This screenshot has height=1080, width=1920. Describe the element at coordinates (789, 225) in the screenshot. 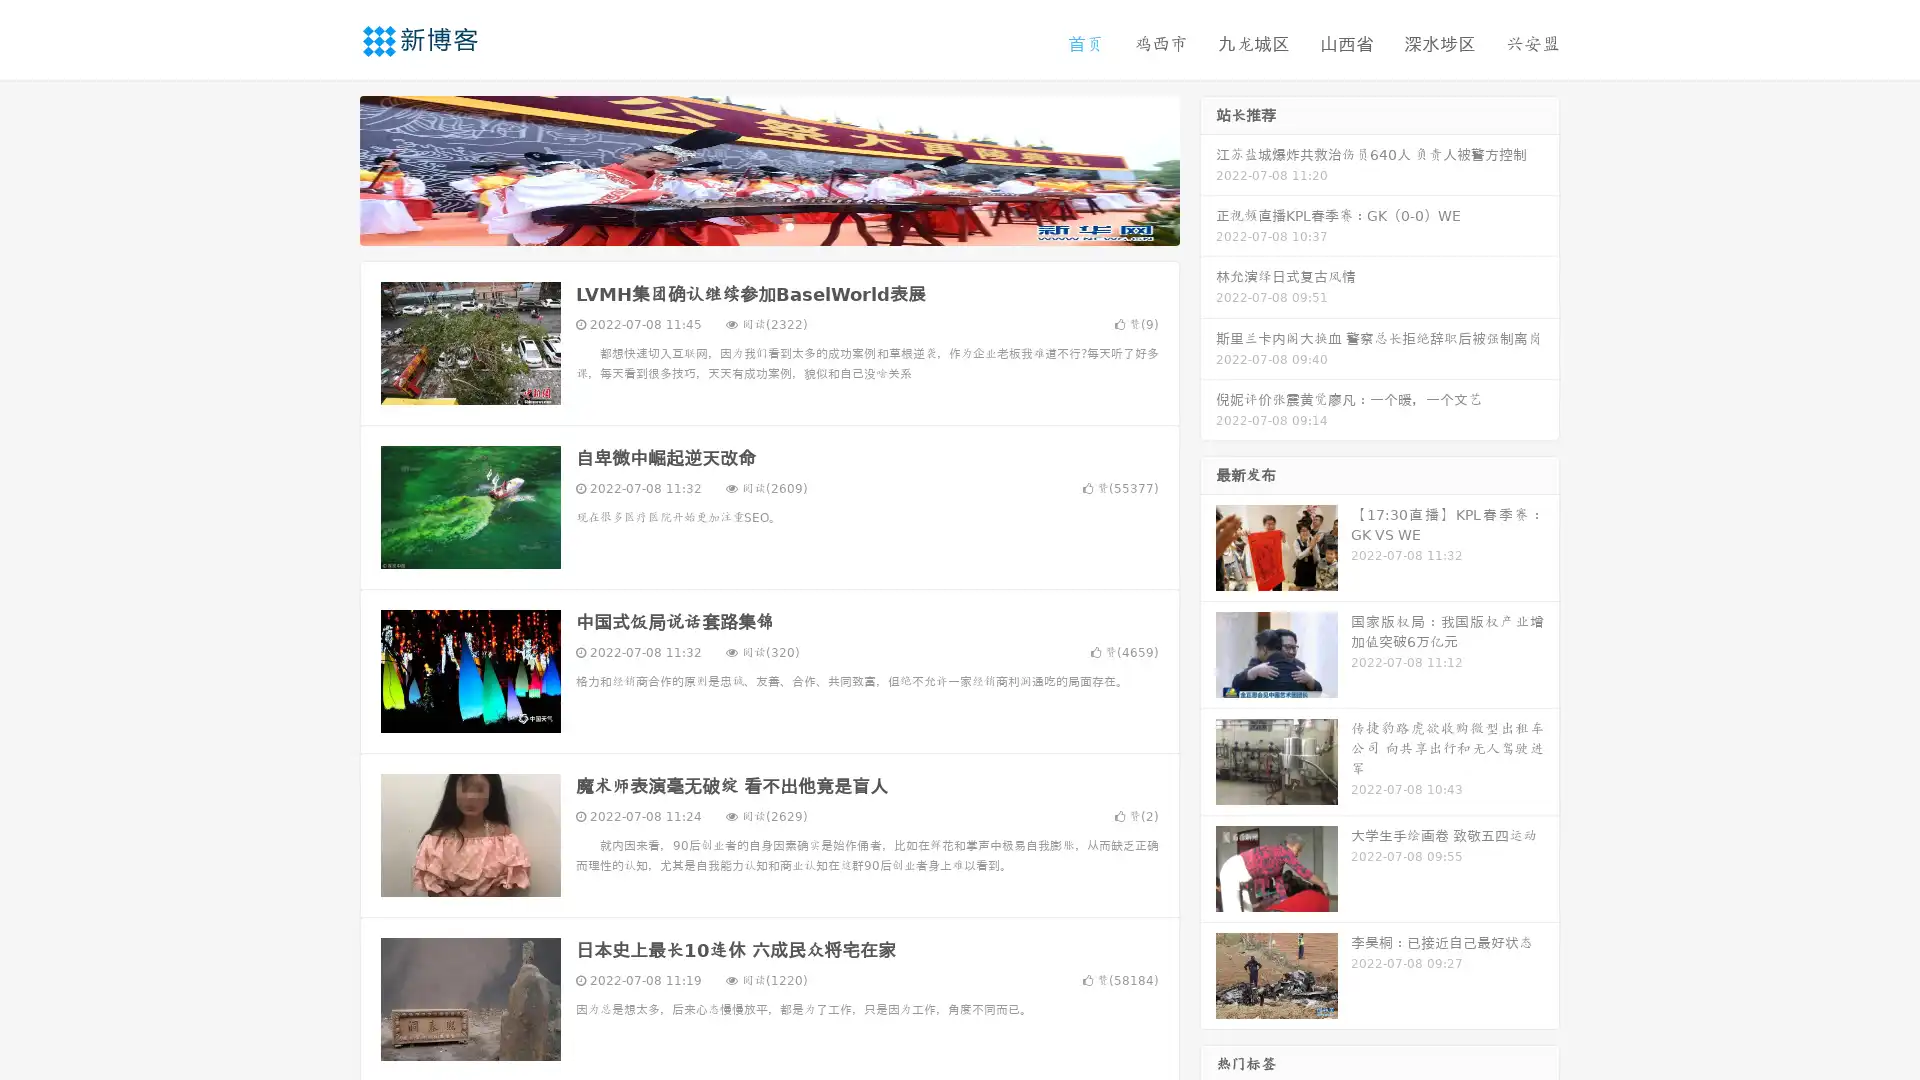

I see `Go to slide 3` at that location.